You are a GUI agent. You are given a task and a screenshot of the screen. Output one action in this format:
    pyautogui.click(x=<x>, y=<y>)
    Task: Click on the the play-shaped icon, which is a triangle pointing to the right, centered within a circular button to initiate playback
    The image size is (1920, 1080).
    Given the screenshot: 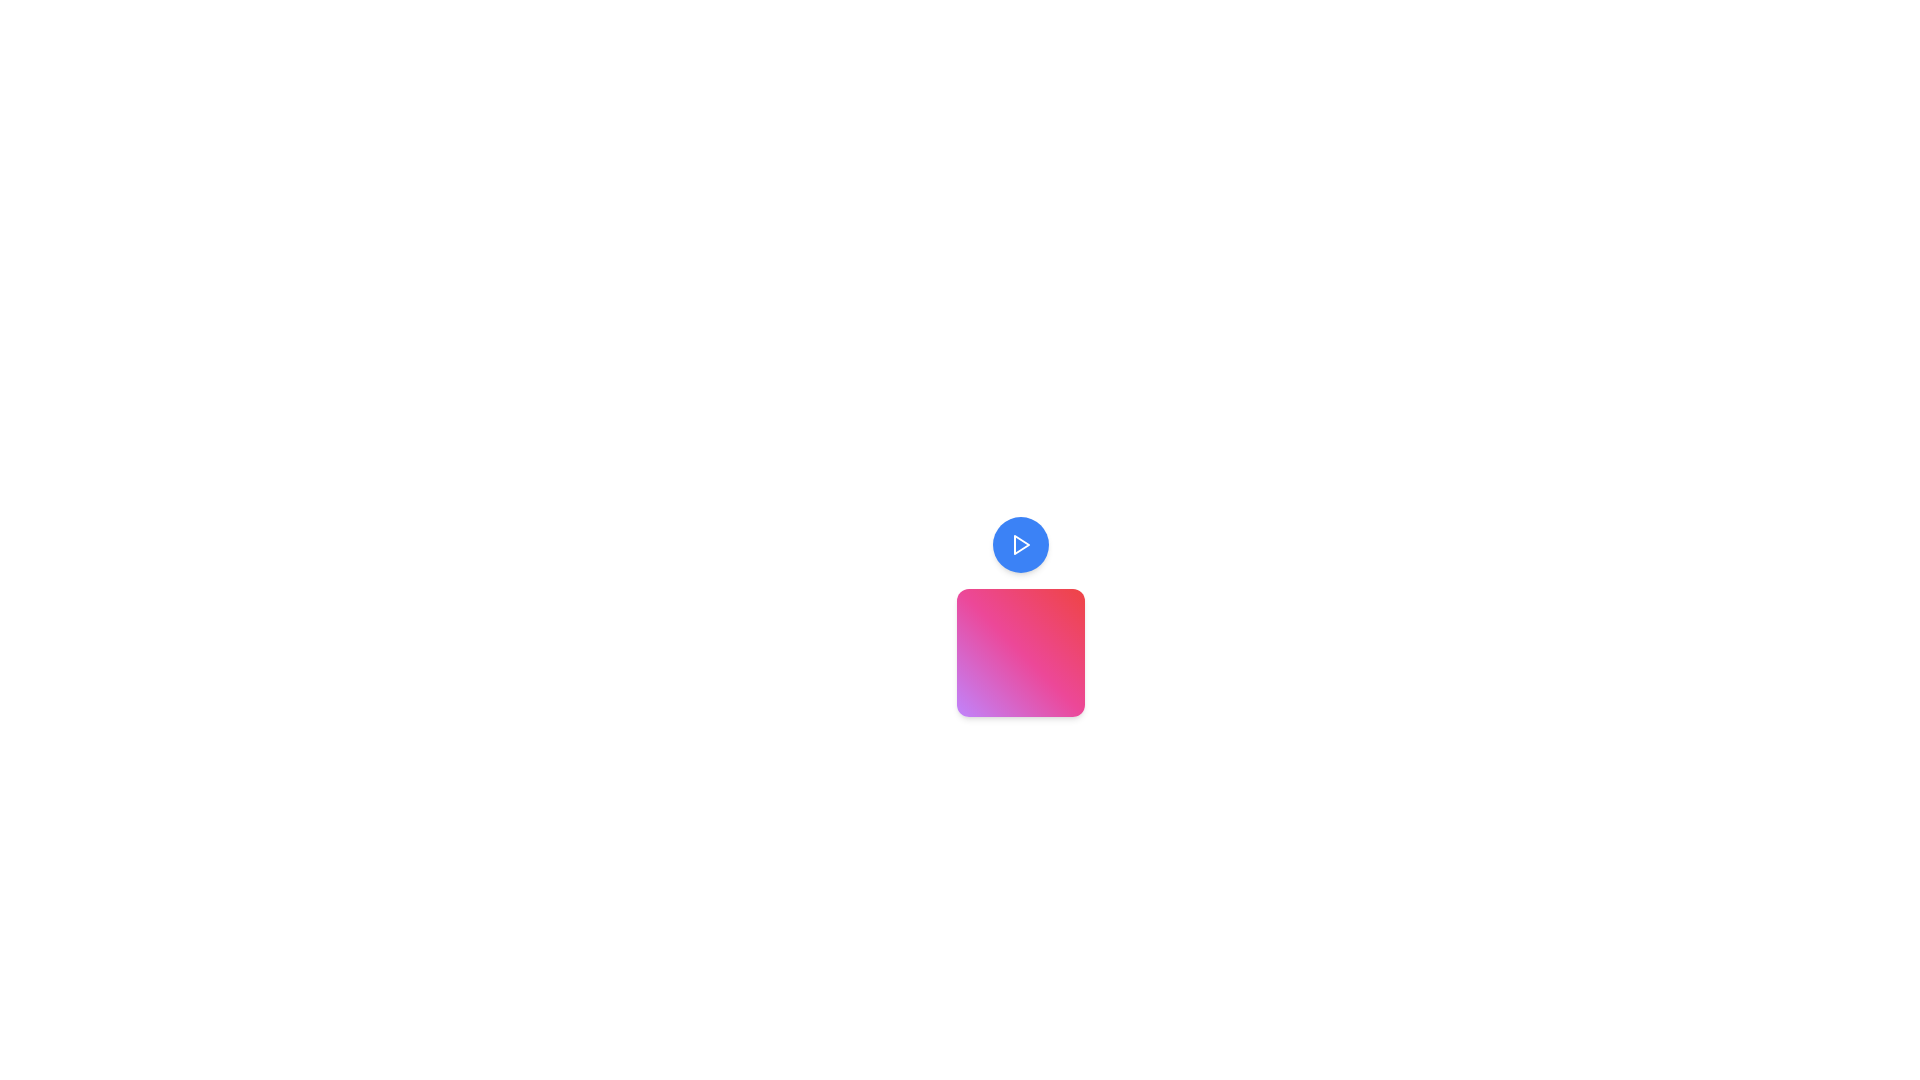 What is the action you would take?
    pyautogui.click(x=1020, y=544)
    